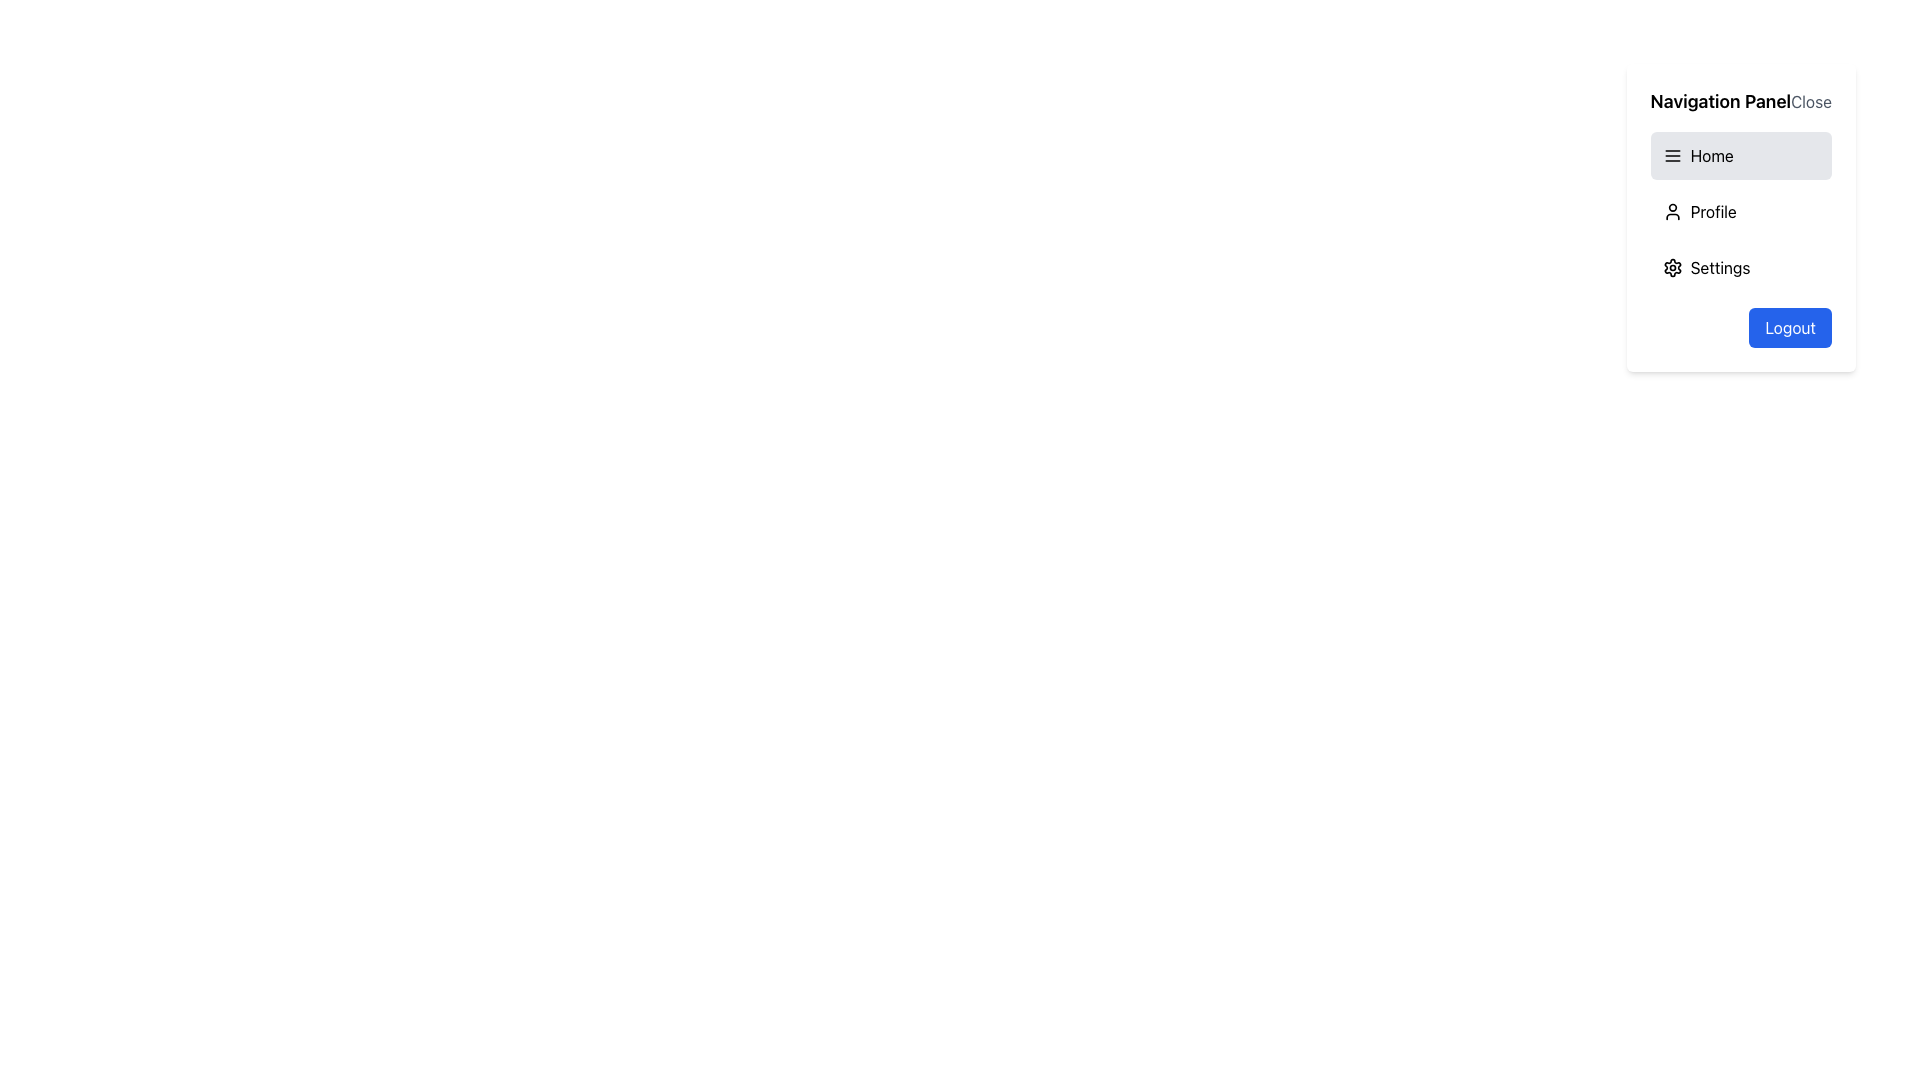  I want to click on the static text label representing a profile-related option in the navigation menu, located under the 'Navigation Panel' header and above the 'Settings' option, so click(1712, 212).